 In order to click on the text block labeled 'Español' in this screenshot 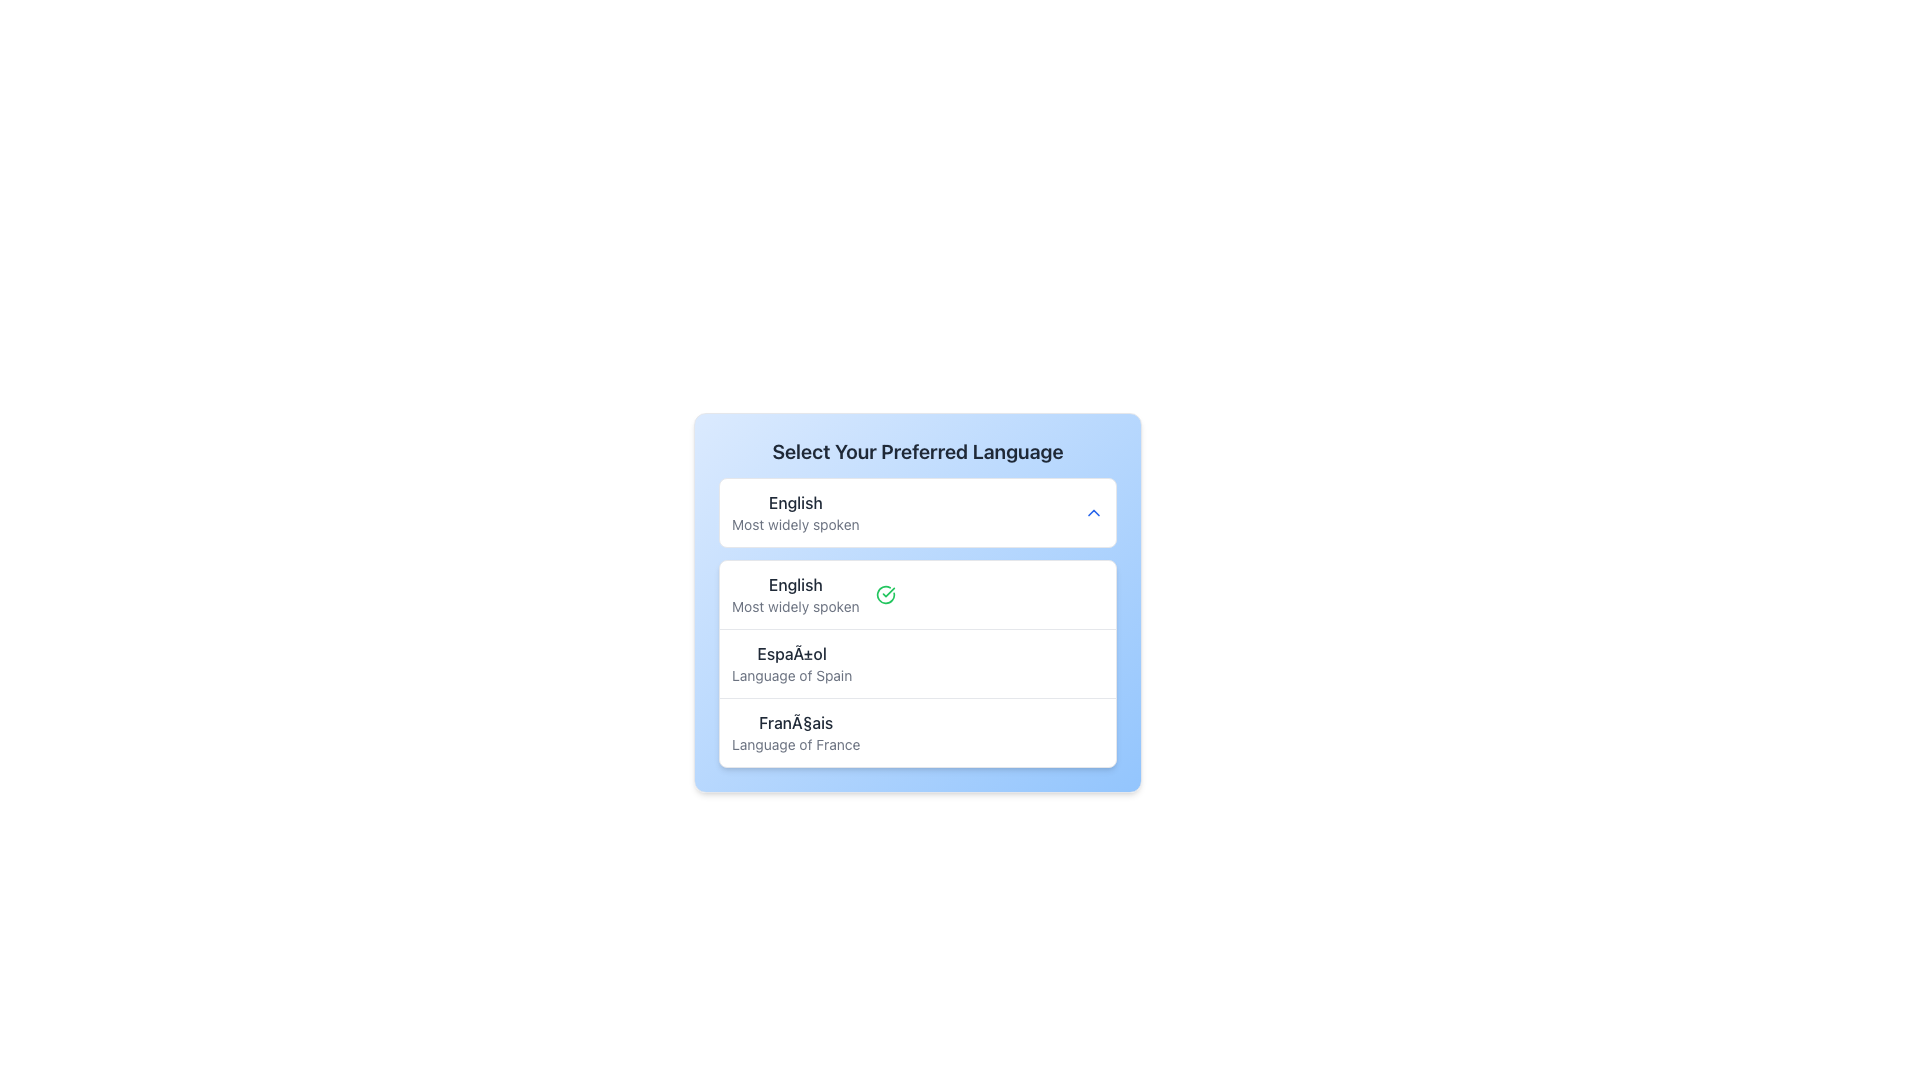, I will do `click(791, 663)`.